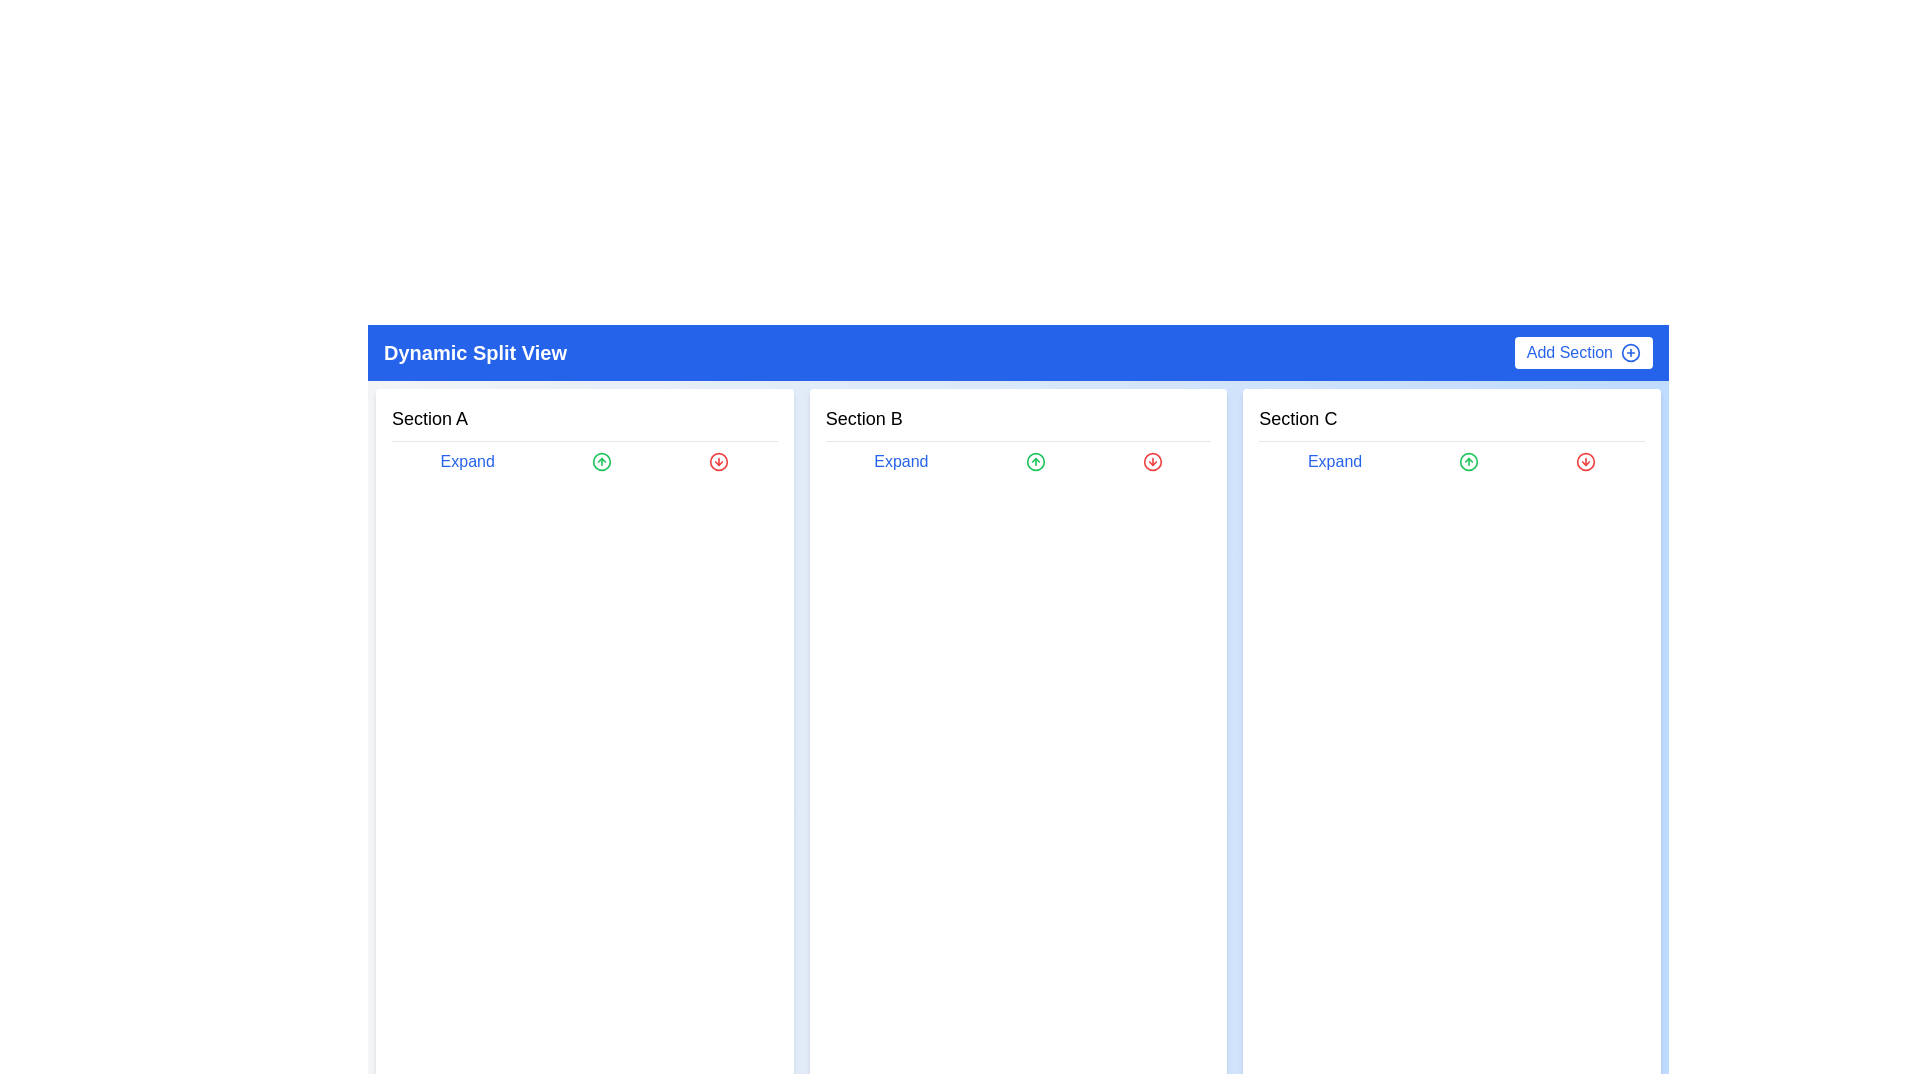  Describe the element at coordinates (1469, 462) in the screenshot. I see `the green circular button with an upward-pointing arrow located in Section C, to the right of the text 'Expand'` at that location.